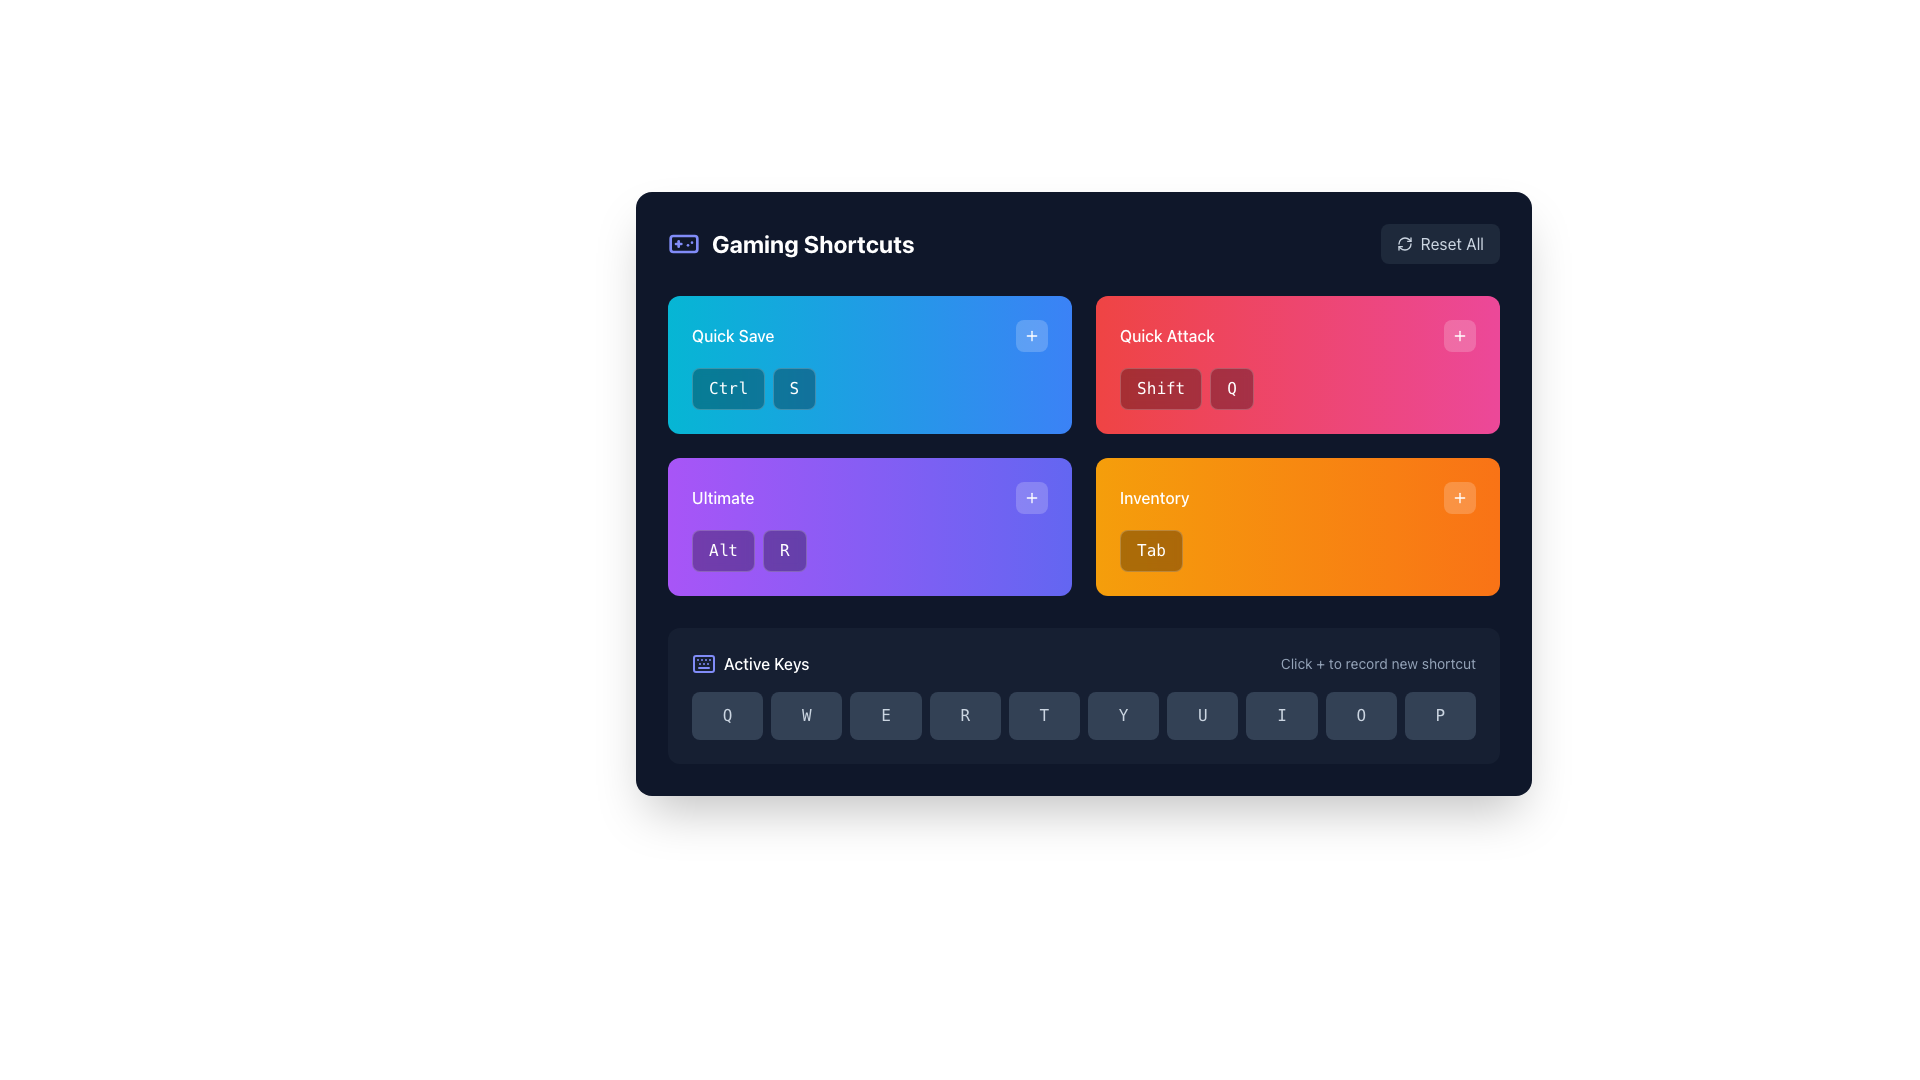 The width and height of the screenshot is (1920, 1080). What do you see at coordinates (1459, 334) in the screenshot?
I see `the icon-based button located in the orange panel labeled 'Inventory'` at bounding box center [1459, 334].